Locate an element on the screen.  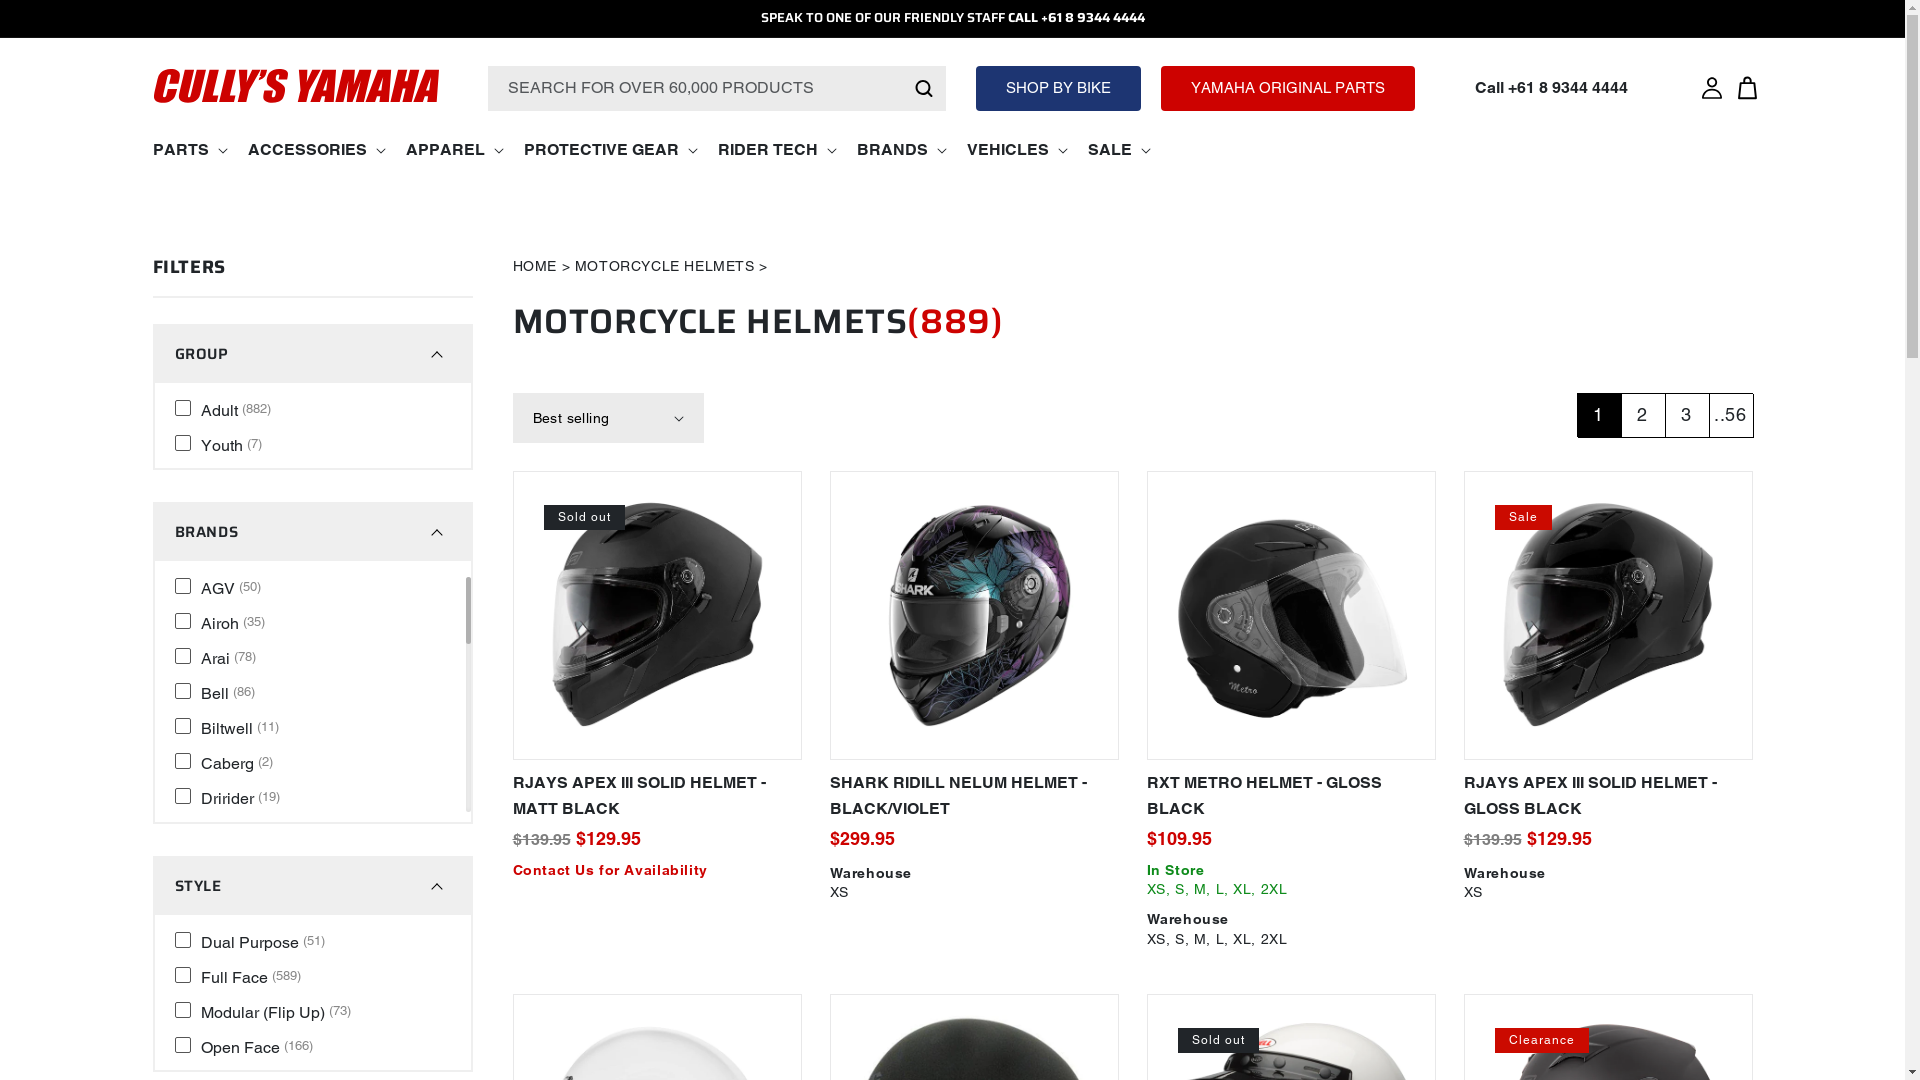
'1' is located at coordinates (1574, 414).